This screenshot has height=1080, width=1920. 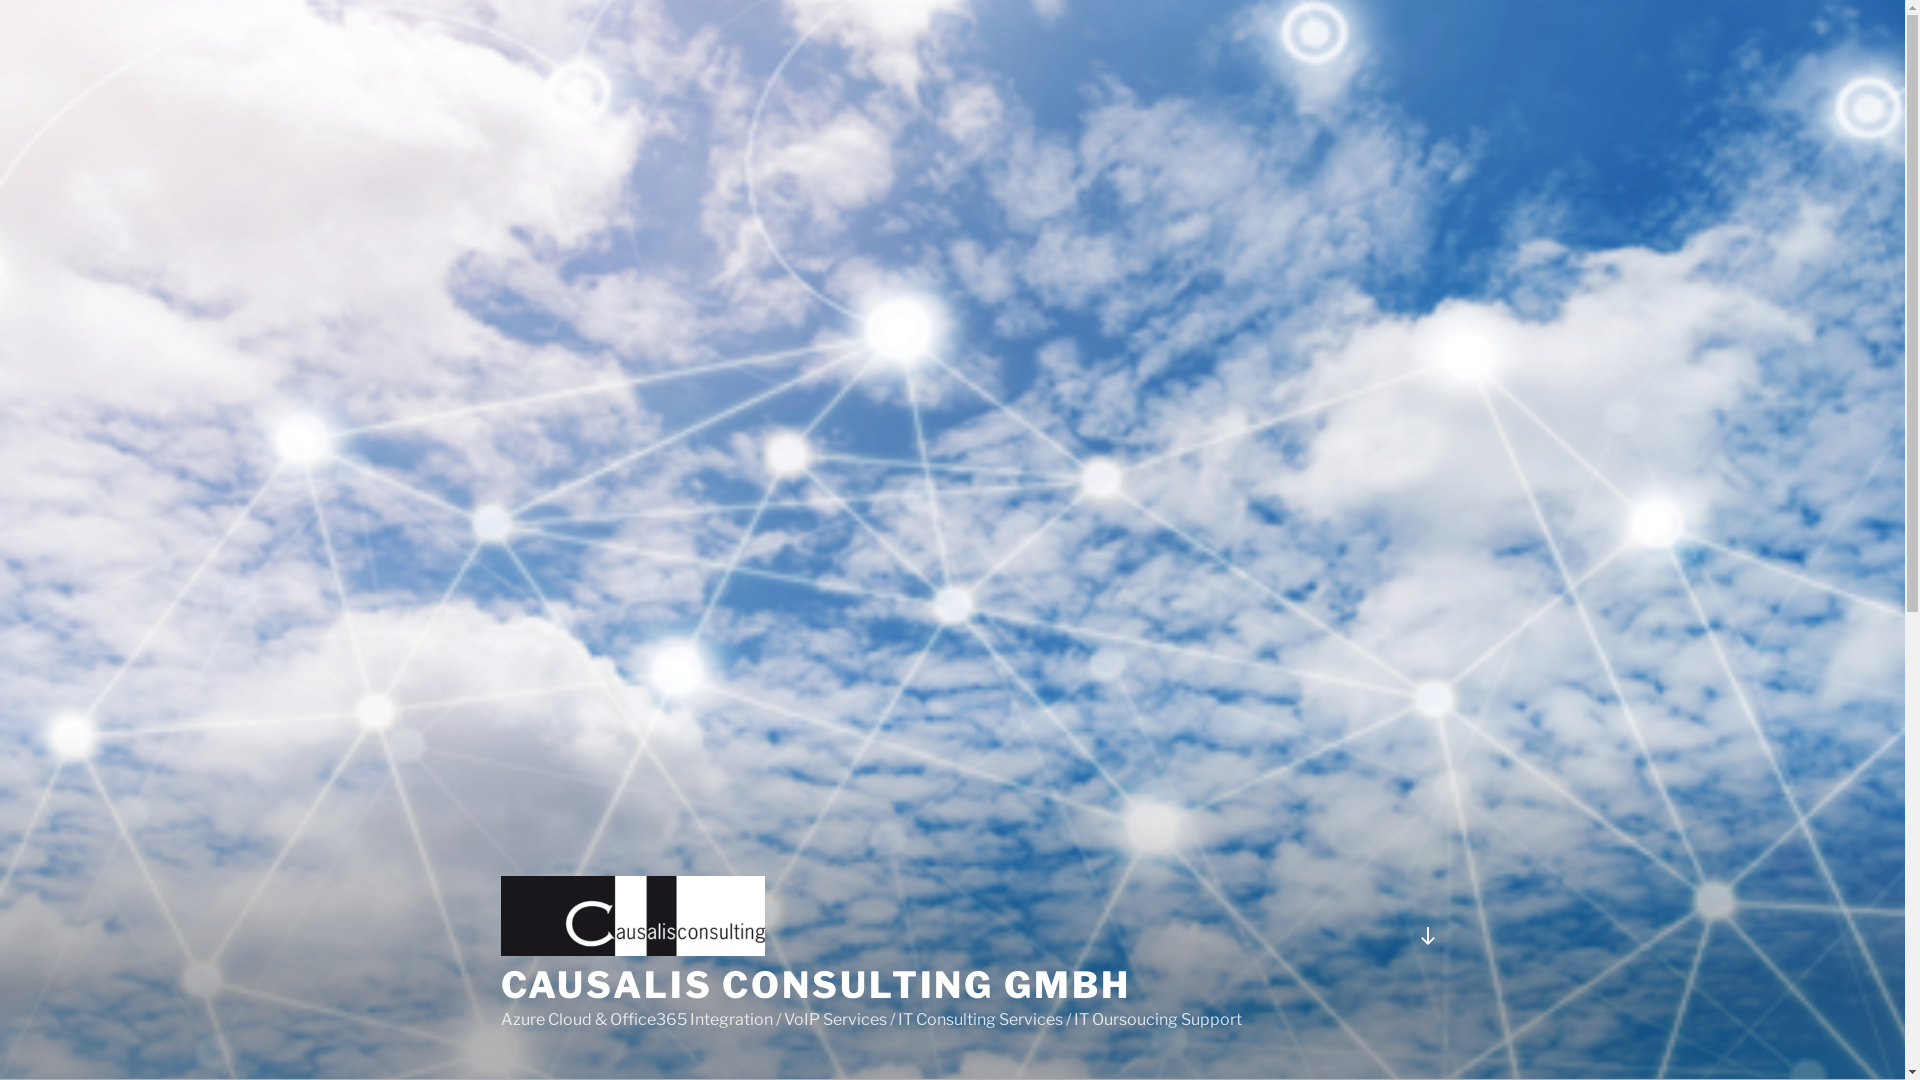 I want to click on 'CAUSALIS CONSULTING GMBH', so click(x=815, y=983).